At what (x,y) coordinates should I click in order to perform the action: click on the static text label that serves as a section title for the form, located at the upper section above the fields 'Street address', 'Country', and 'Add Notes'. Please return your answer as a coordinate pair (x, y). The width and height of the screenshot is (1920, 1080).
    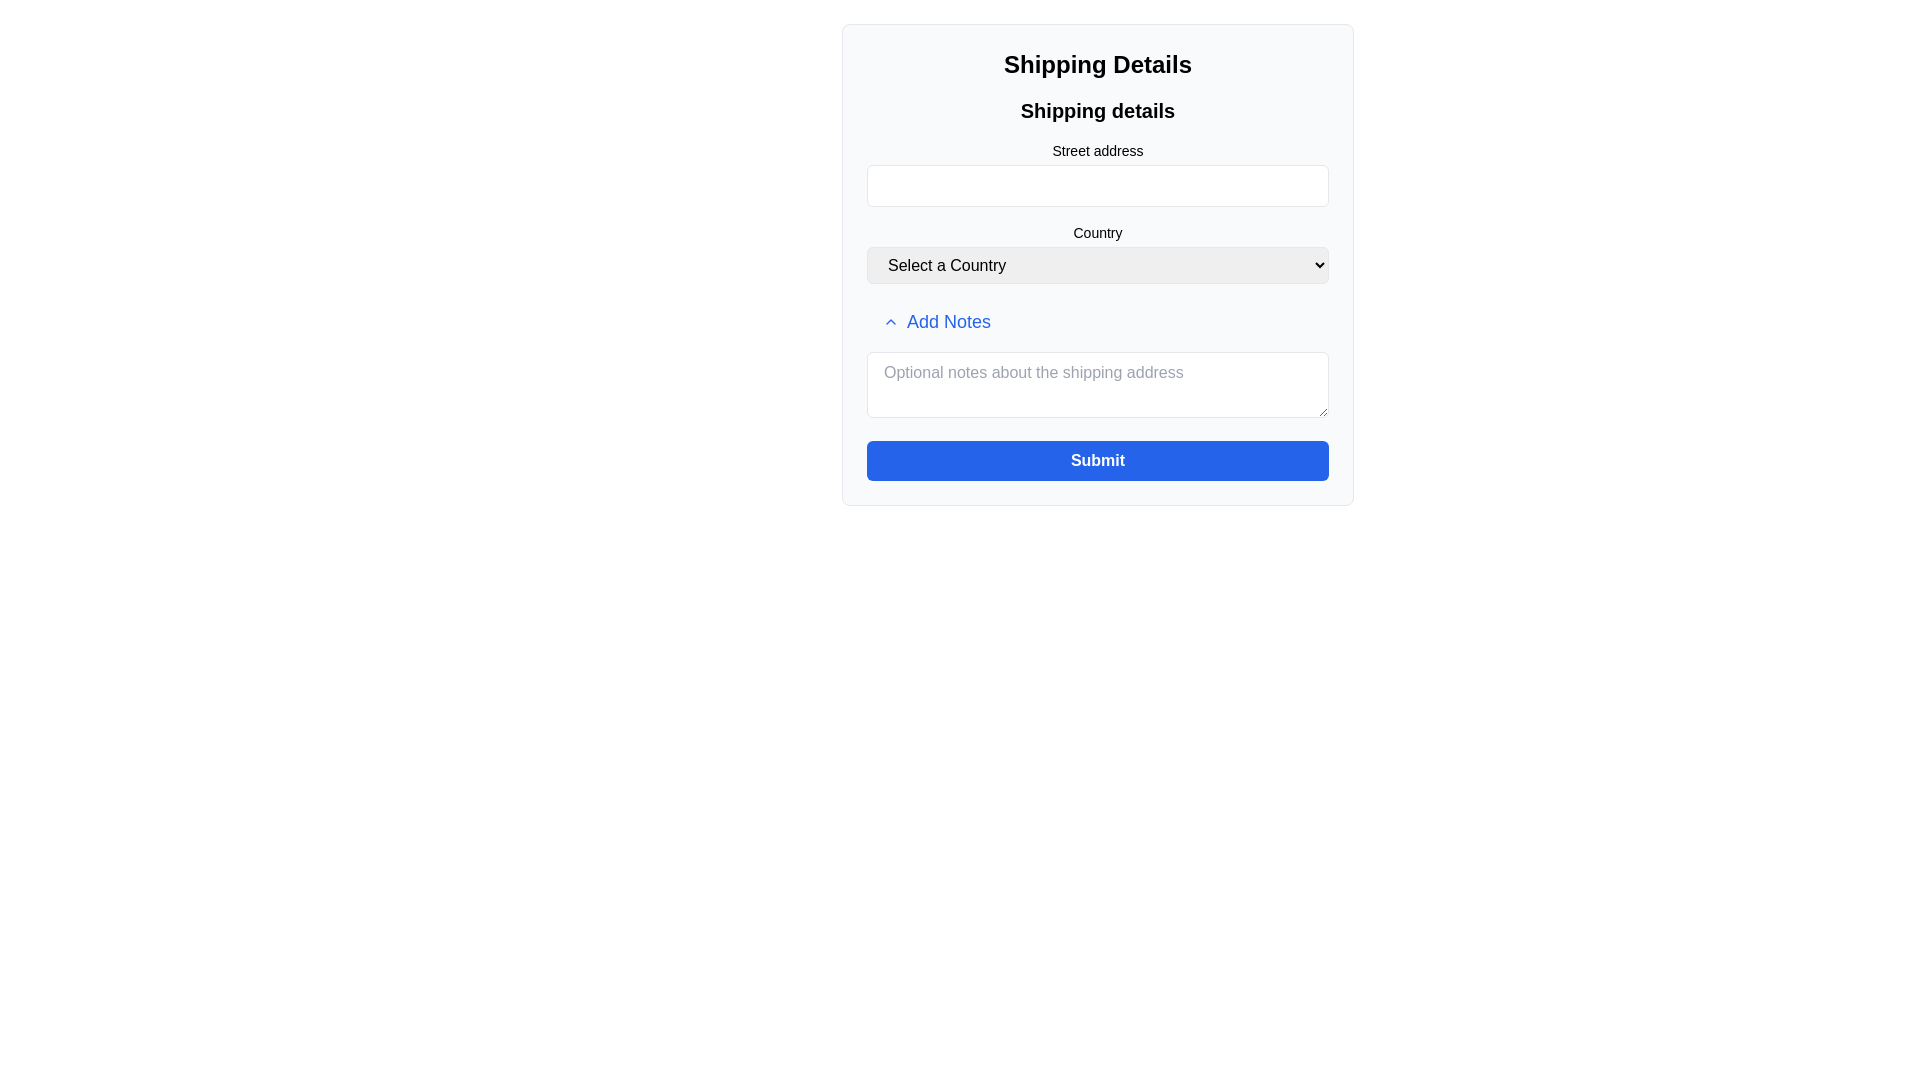
    Looking at the image, I should click on (1097, 111).